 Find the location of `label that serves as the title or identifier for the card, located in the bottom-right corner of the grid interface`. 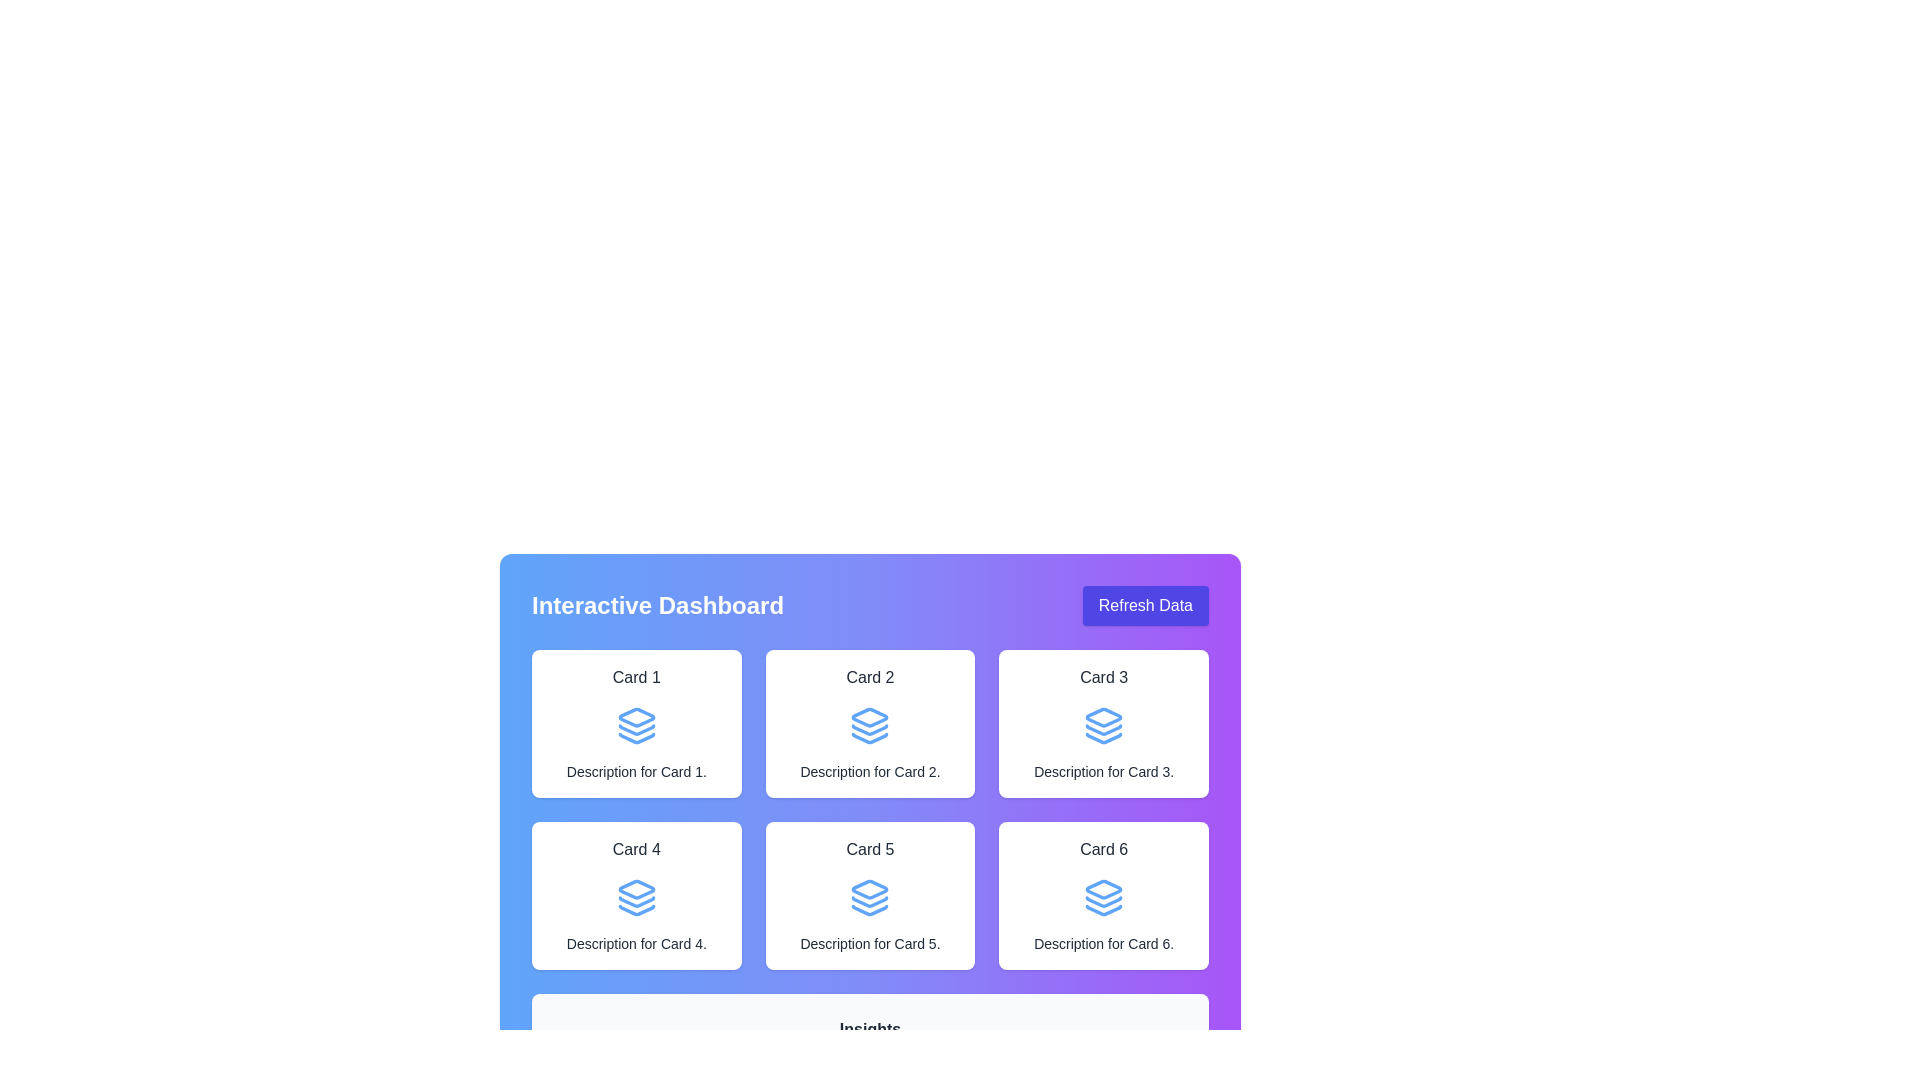

label that serves as the title or identifier for the card, located in the bottom-right corner of the grid interface is located at coordinates (1103, 849).